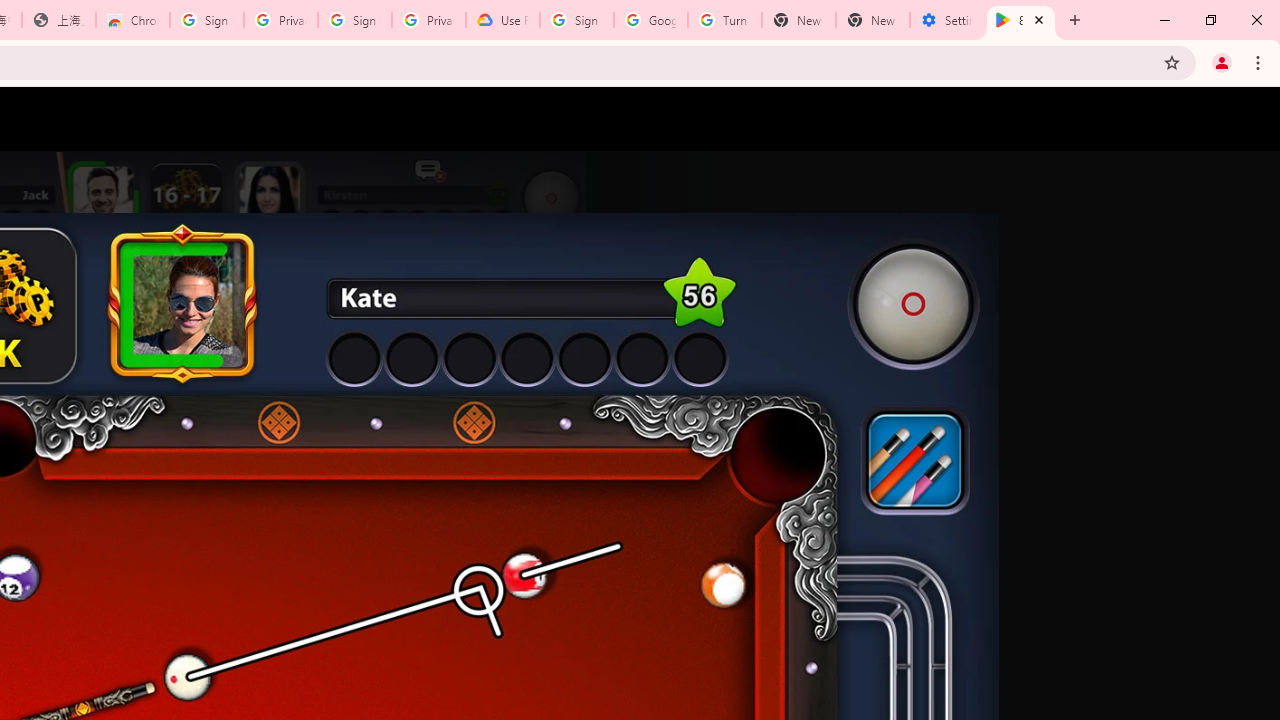 The width and height of the screenshot is (1280, 720). I want to click on 'Chrome Web Store - Color themes by Chrome', so click(132, 20).